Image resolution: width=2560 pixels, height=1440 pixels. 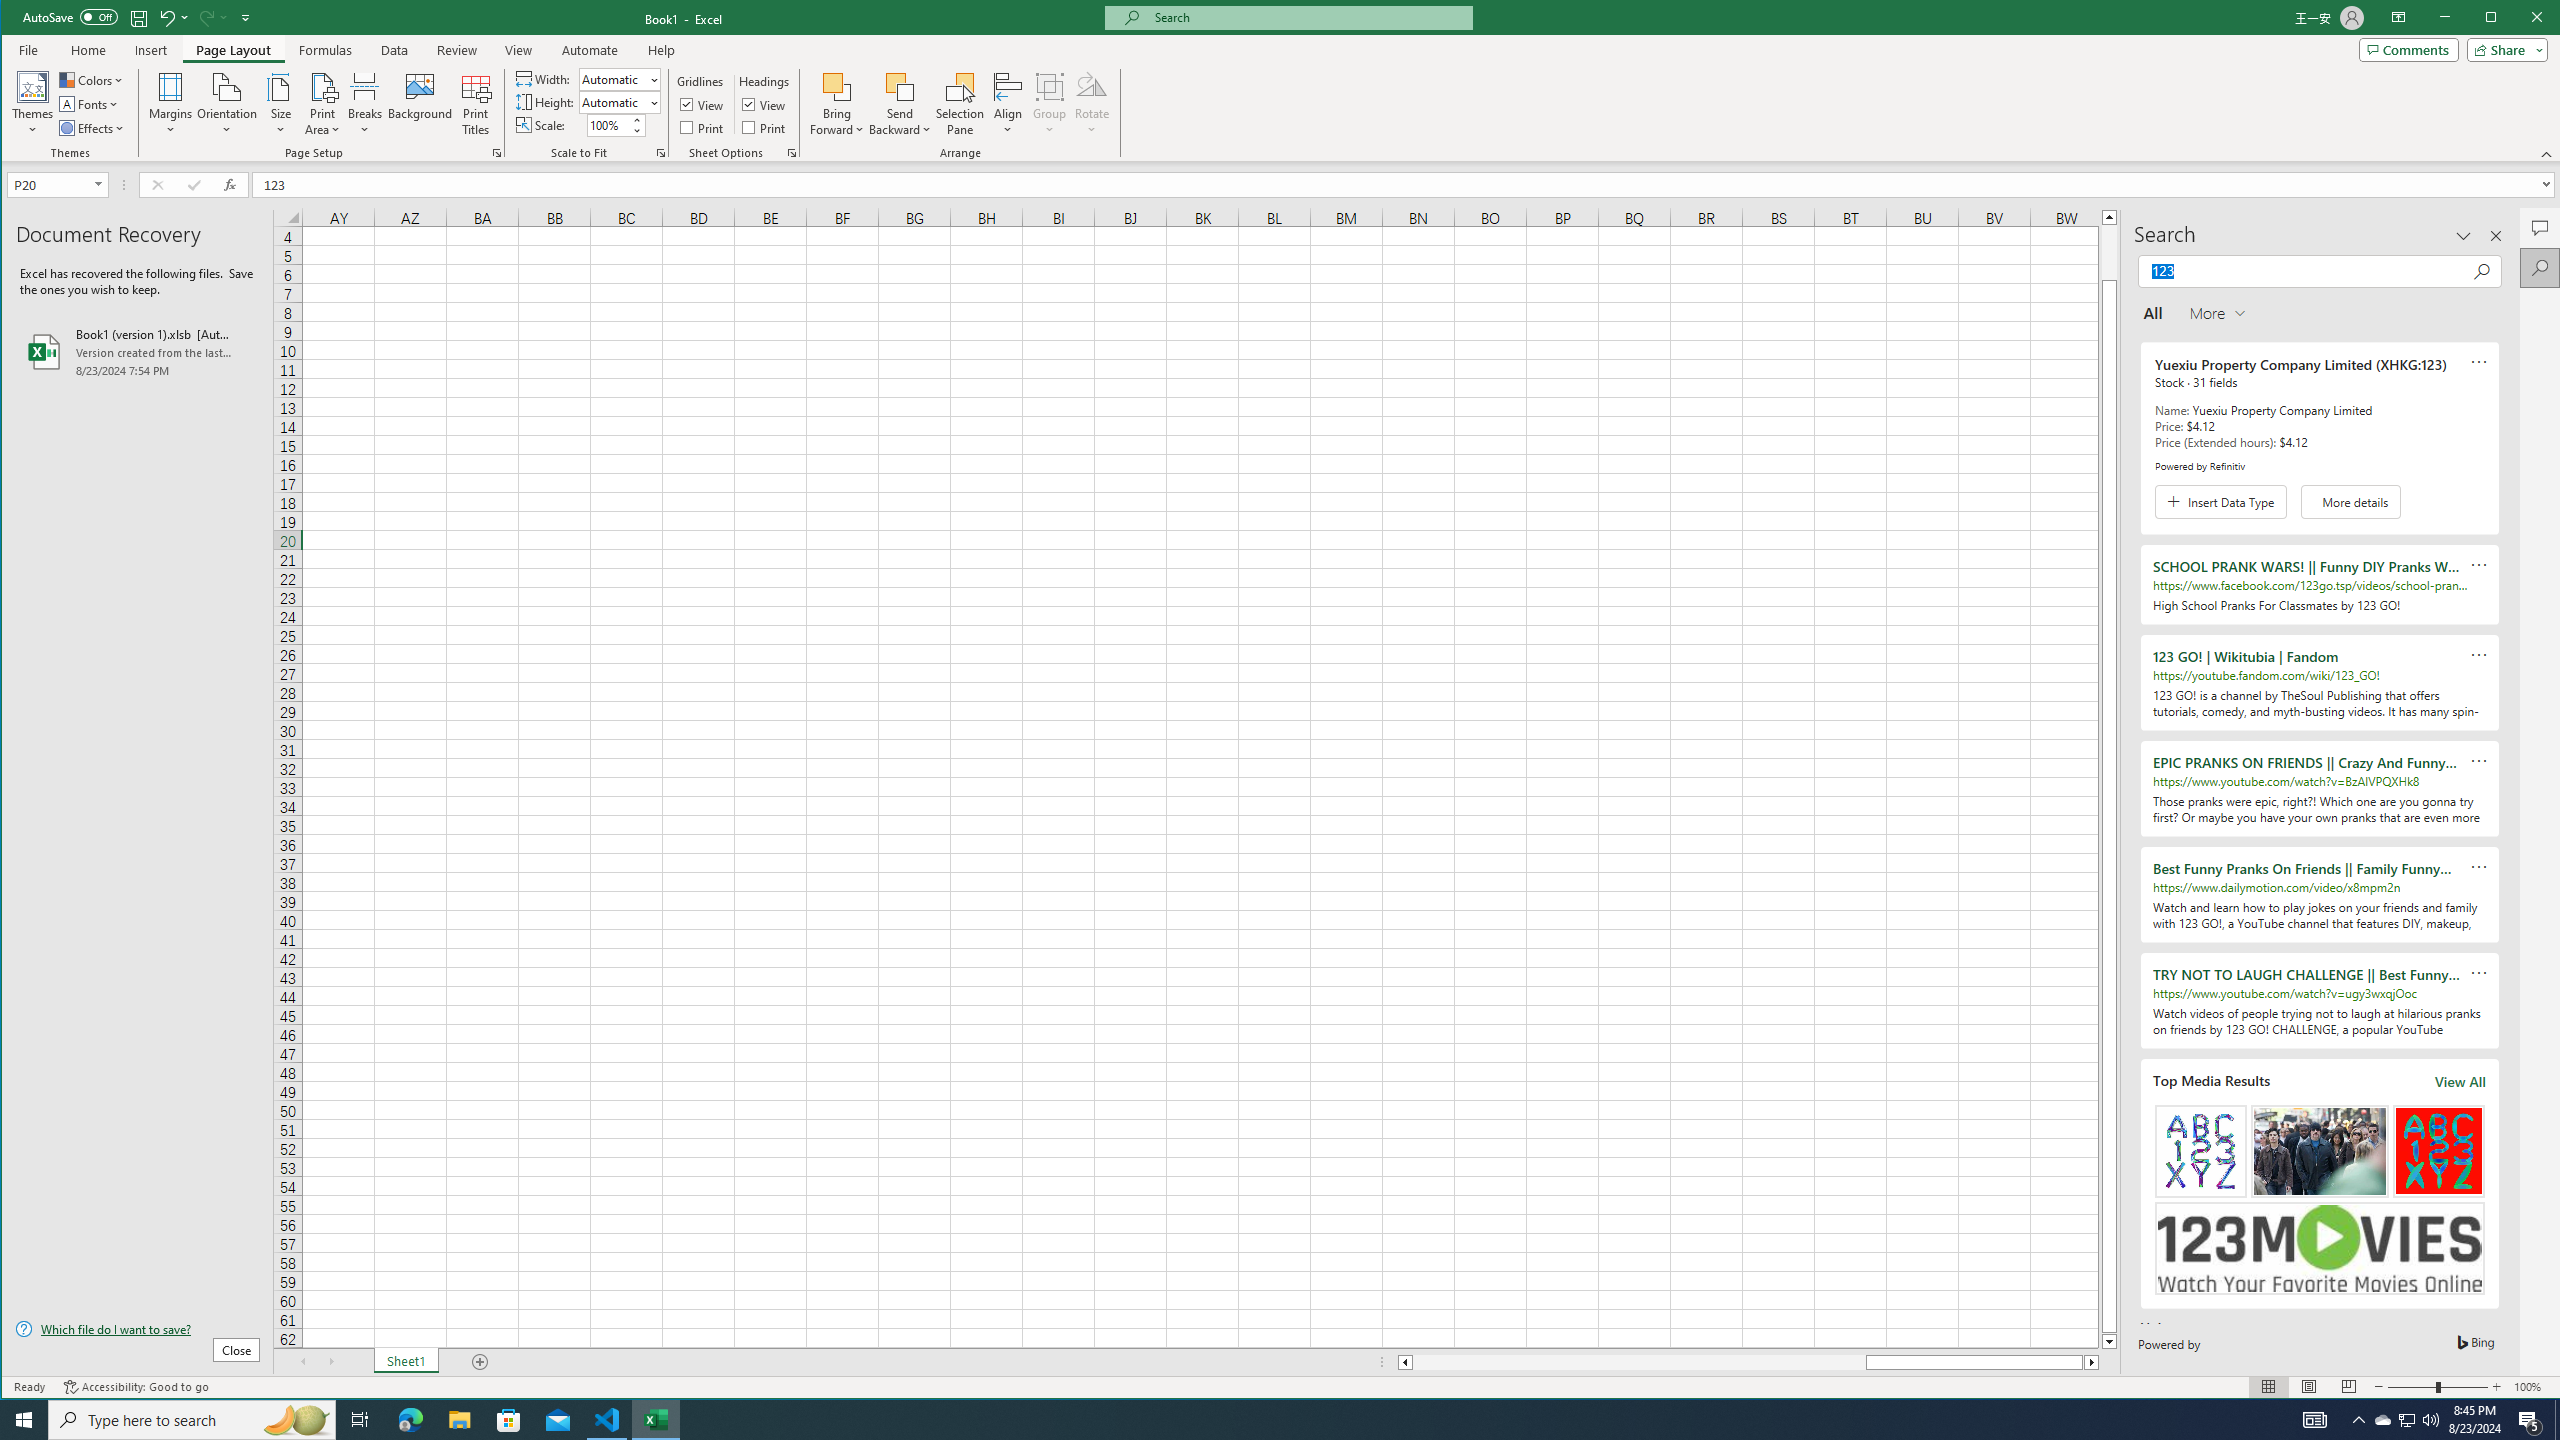 I want to click on 'Customize Quick Access Toolbar', so click(x=246, y=16).